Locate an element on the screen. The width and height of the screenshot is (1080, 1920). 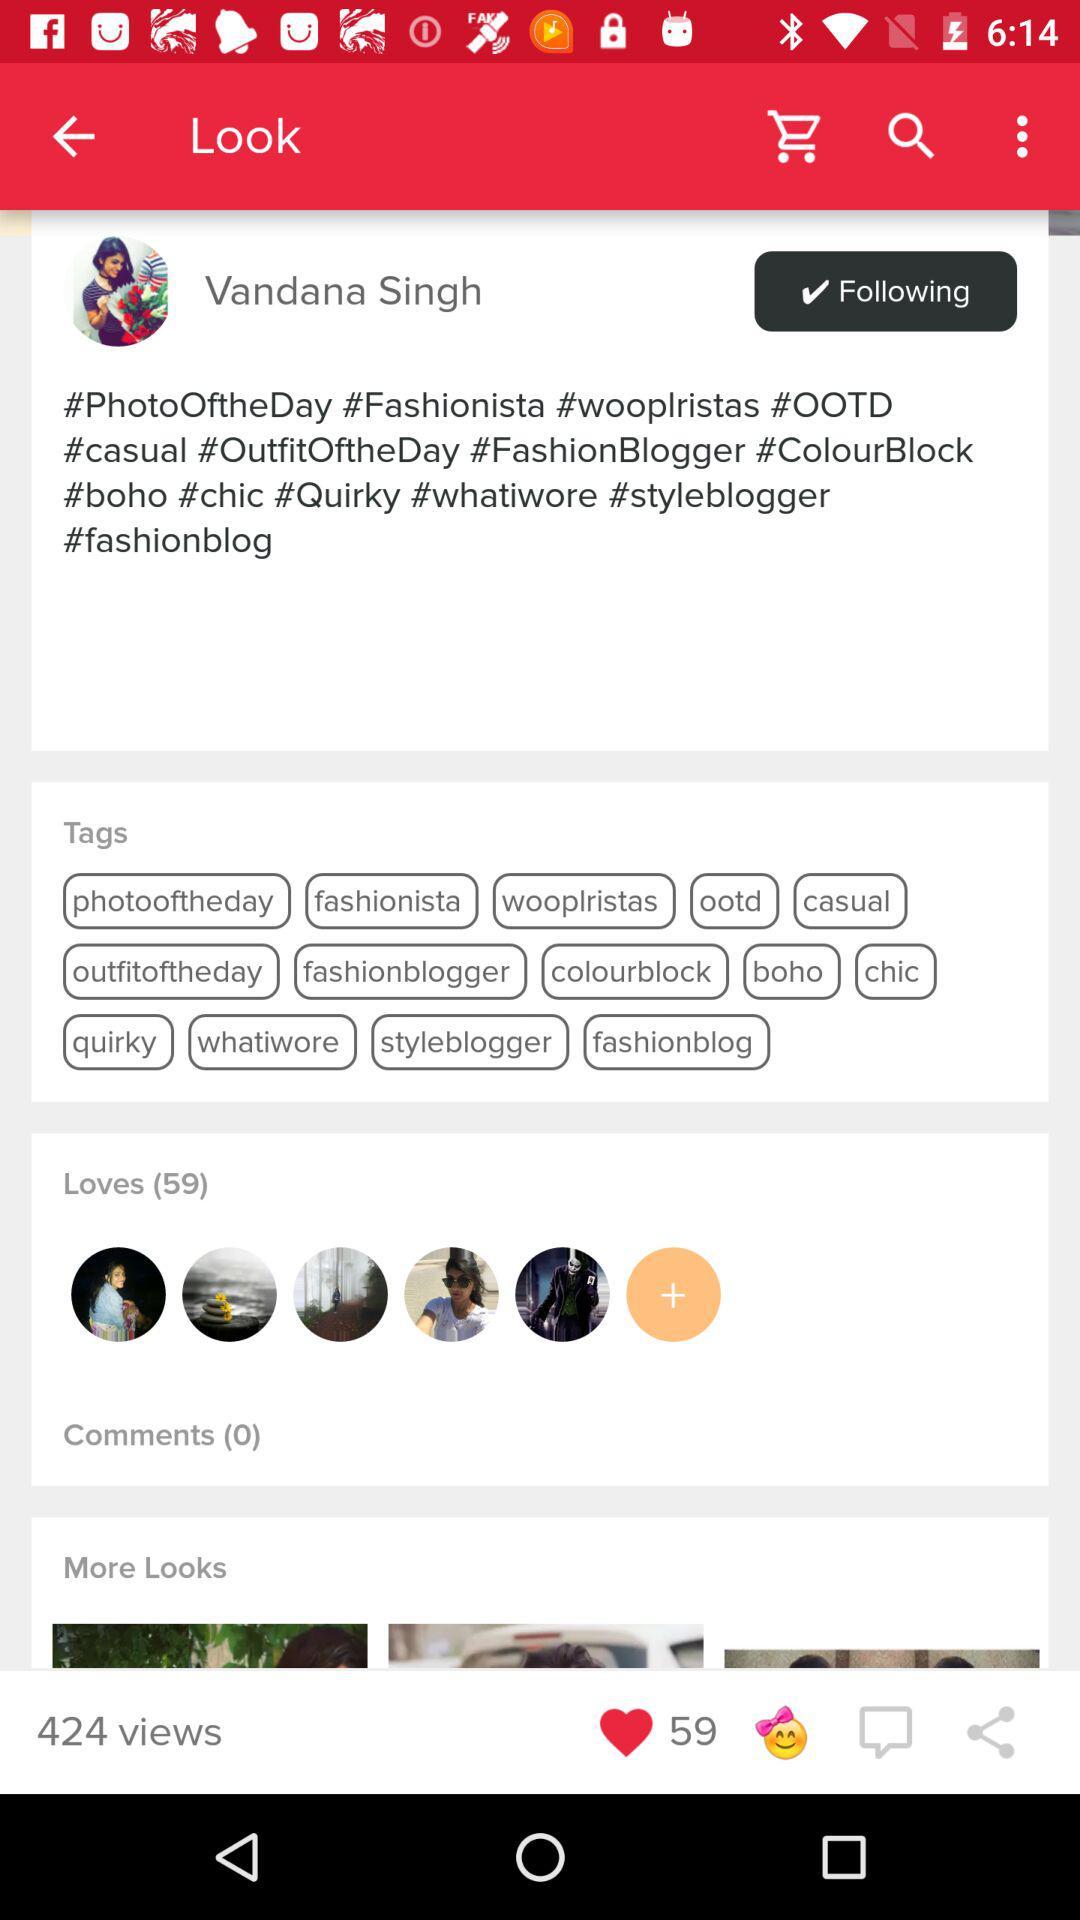
share media is located at coordinates (990, 1731).